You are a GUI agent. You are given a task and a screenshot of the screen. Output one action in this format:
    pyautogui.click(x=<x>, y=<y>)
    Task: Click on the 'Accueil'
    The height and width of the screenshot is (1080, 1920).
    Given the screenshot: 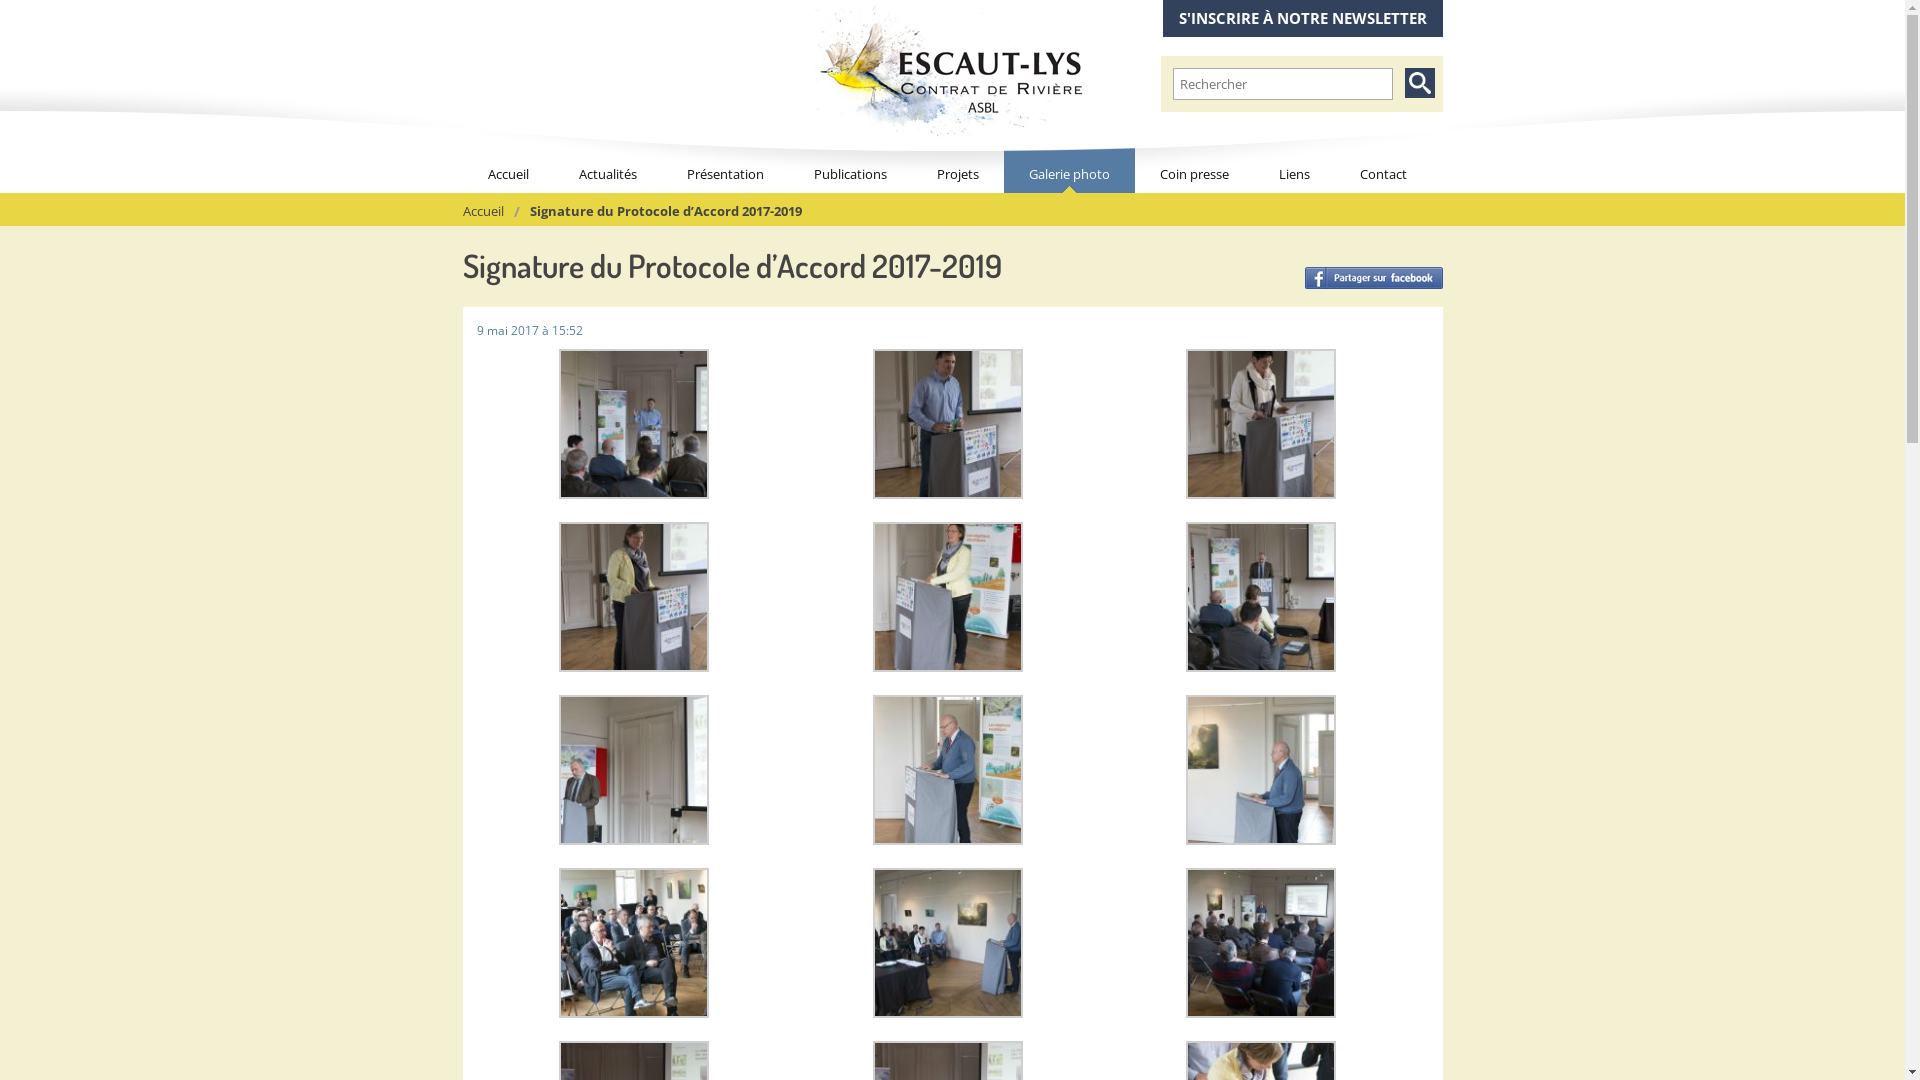 What is the action you would take?
    pyautogui.click(x=482, y=211)
    